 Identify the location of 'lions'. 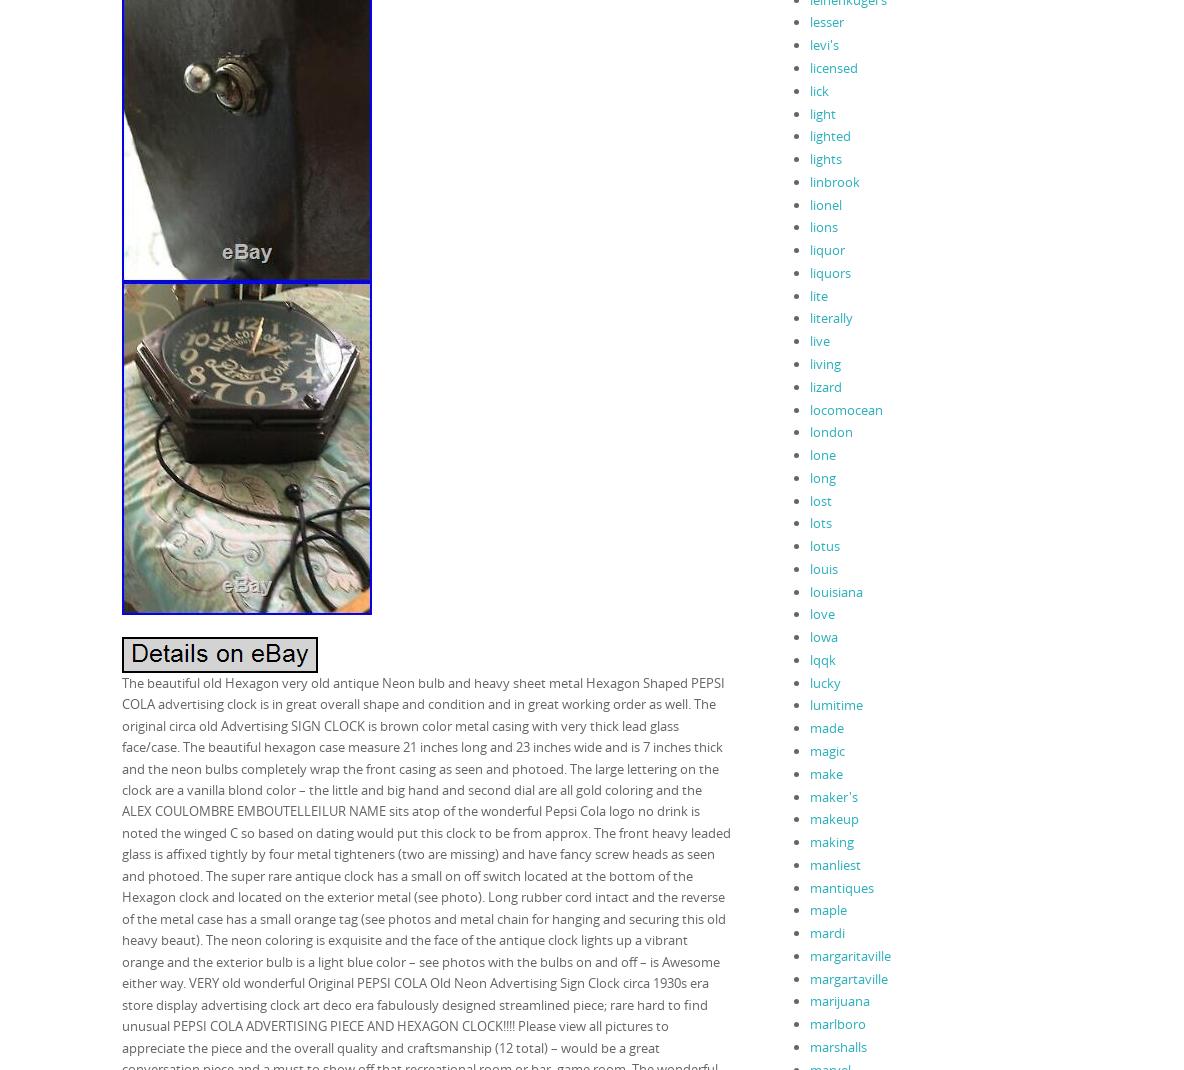
(822, 225).